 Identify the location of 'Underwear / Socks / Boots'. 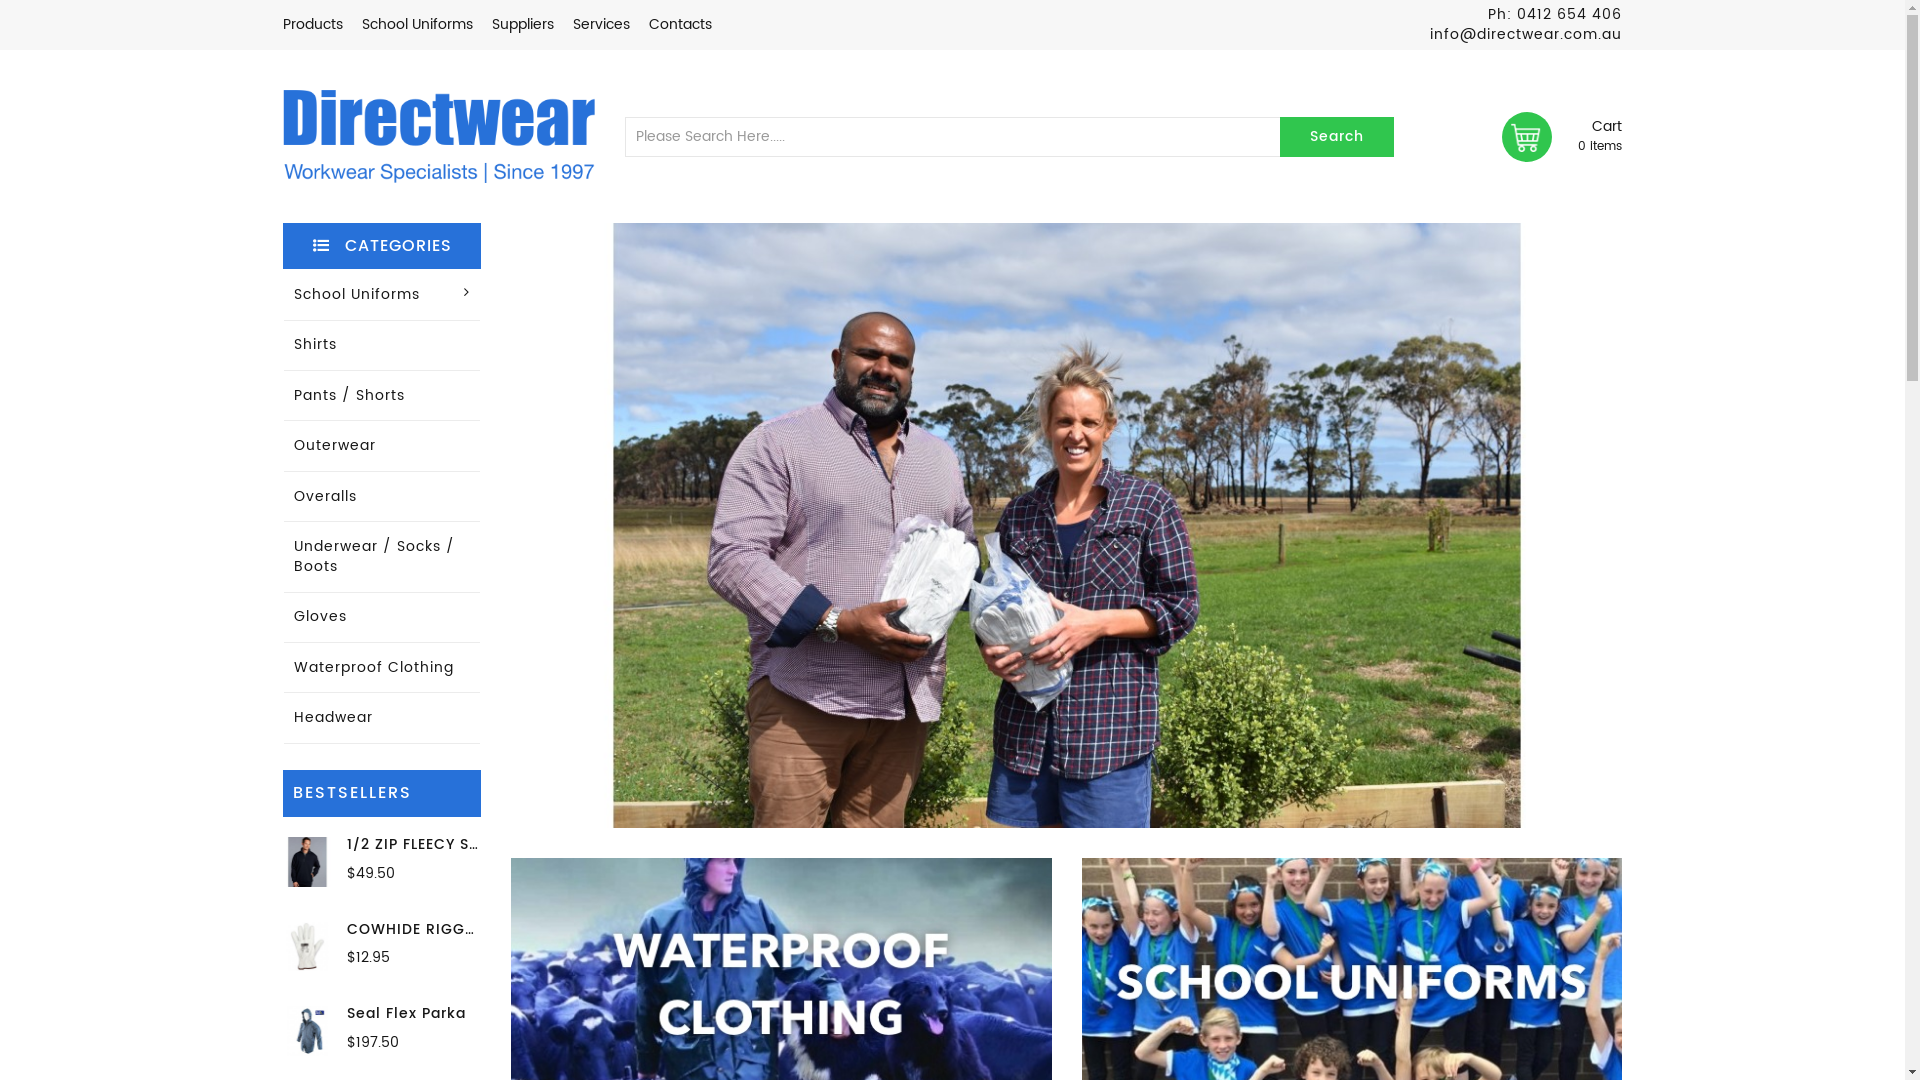
(382, 556).